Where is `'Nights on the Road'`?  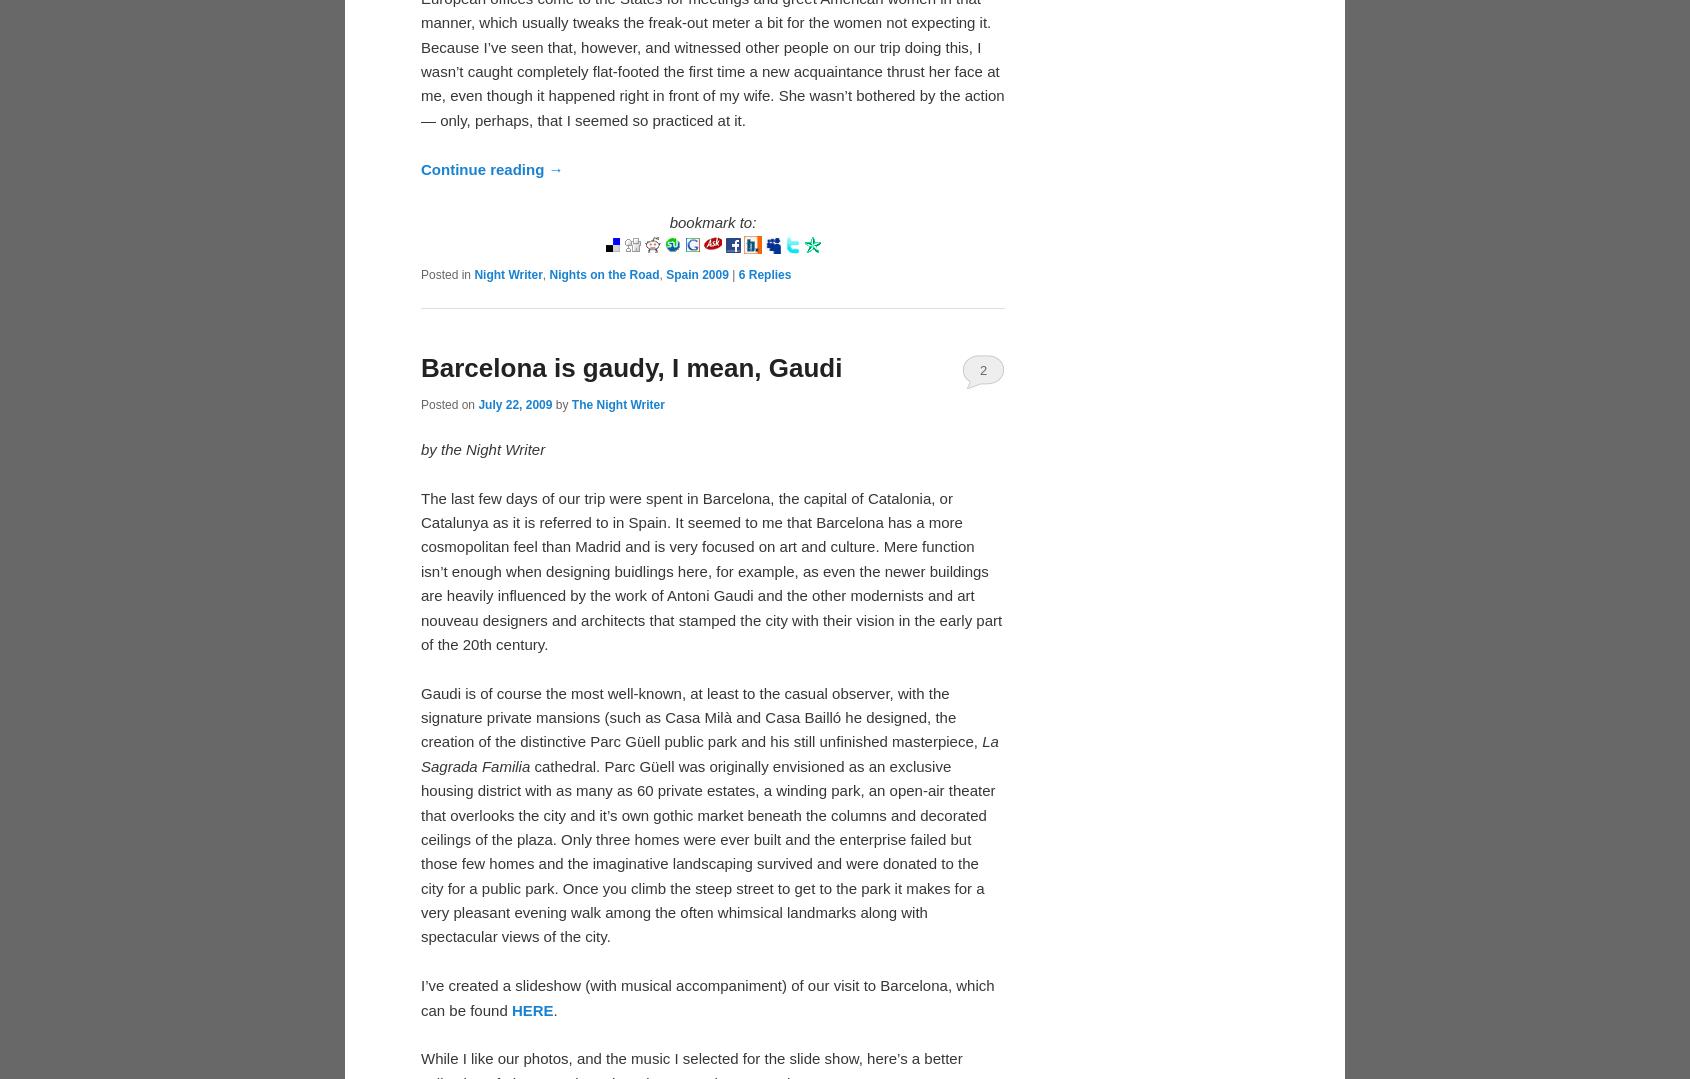
'Nights on the Road' is located at coordinates (604, 275).